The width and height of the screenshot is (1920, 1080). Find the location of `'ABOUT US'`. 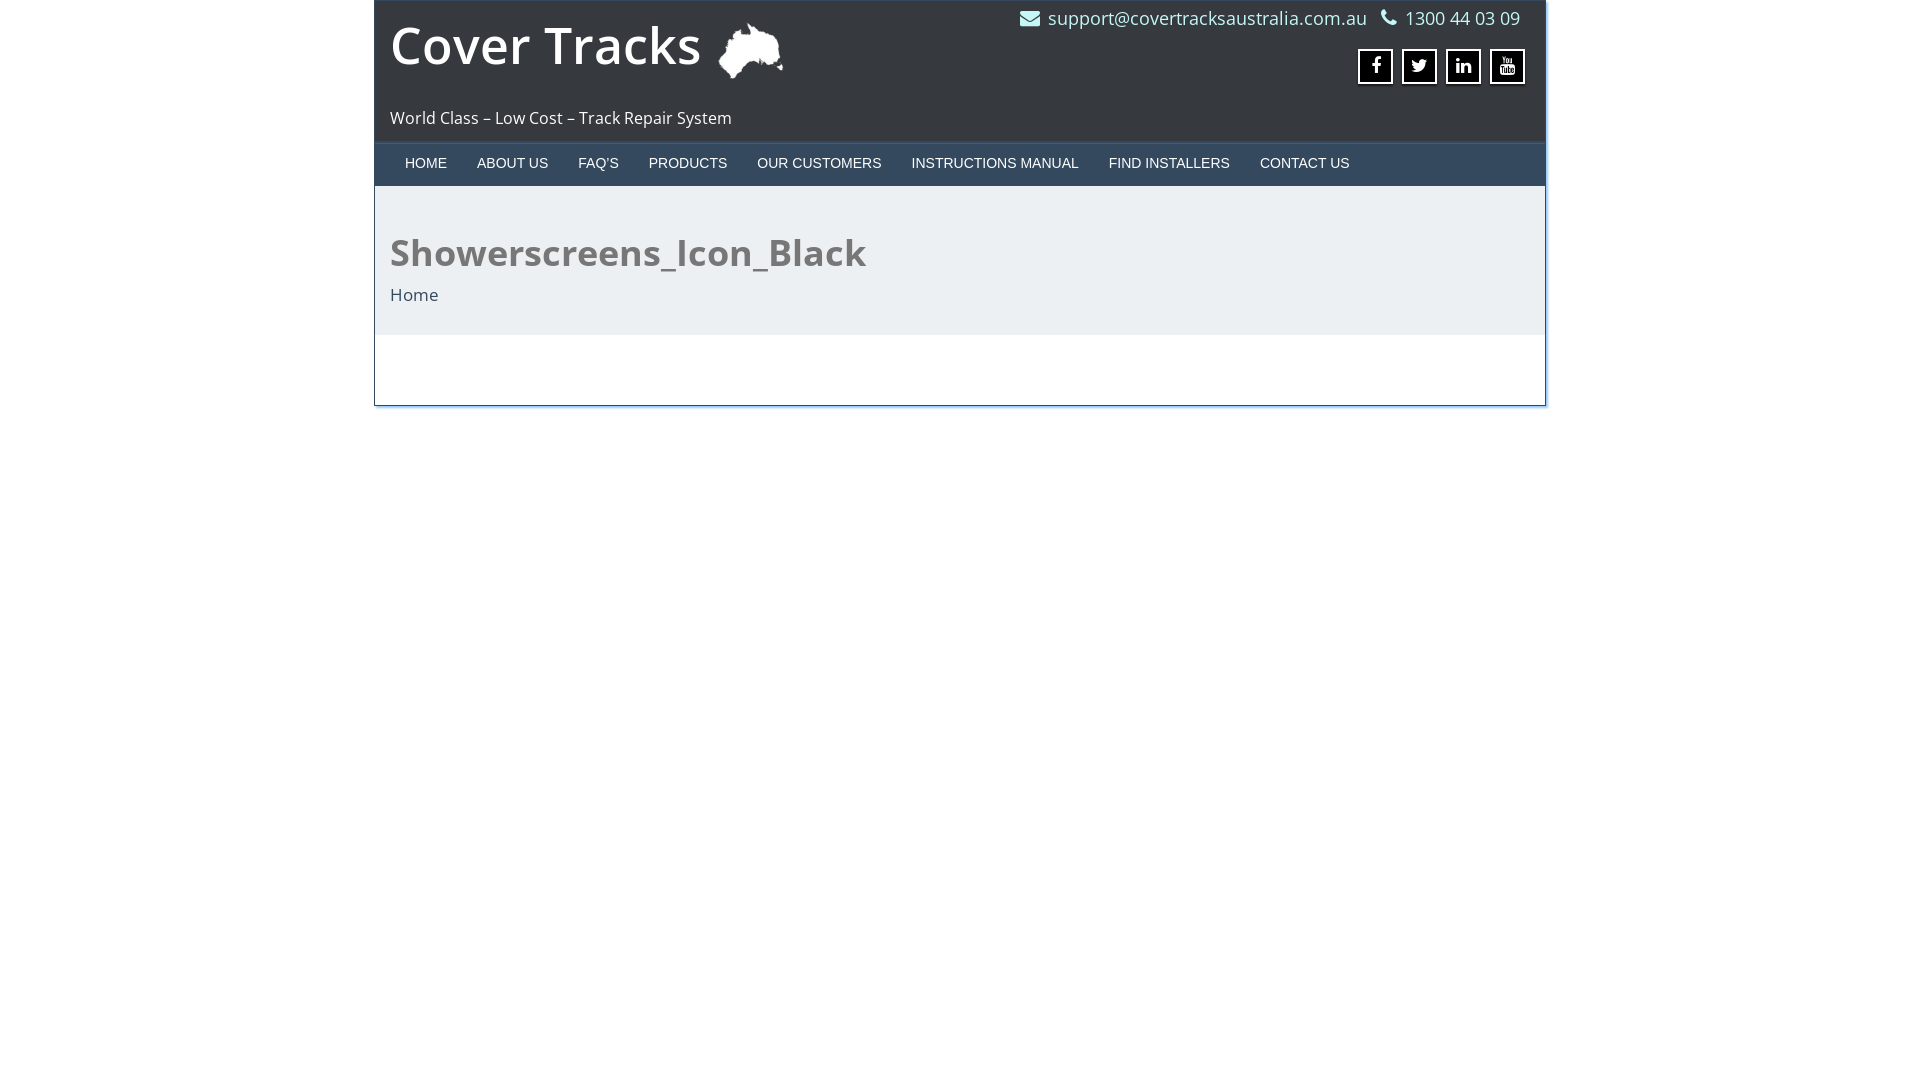

'ABOUT US' is located at coordinates (512, 161).